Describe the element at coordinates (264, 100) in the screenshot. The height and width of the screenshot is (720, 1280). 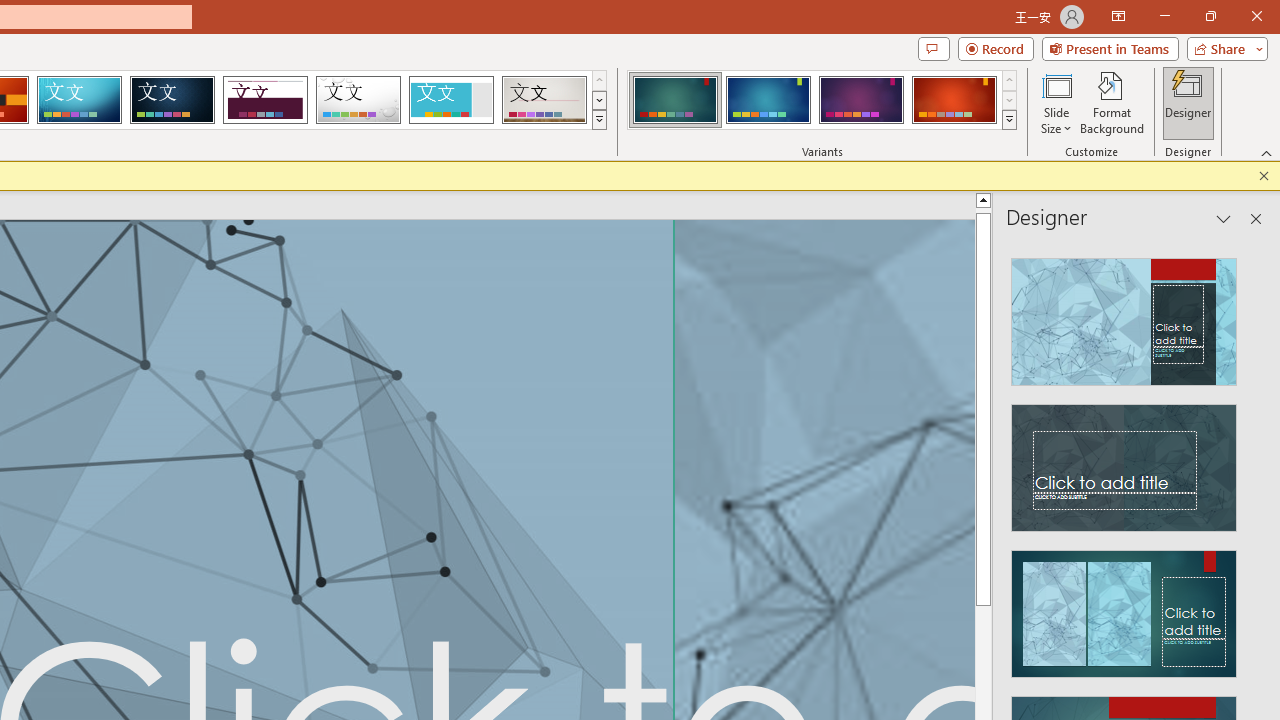
I see `'Dividend'` at that location.